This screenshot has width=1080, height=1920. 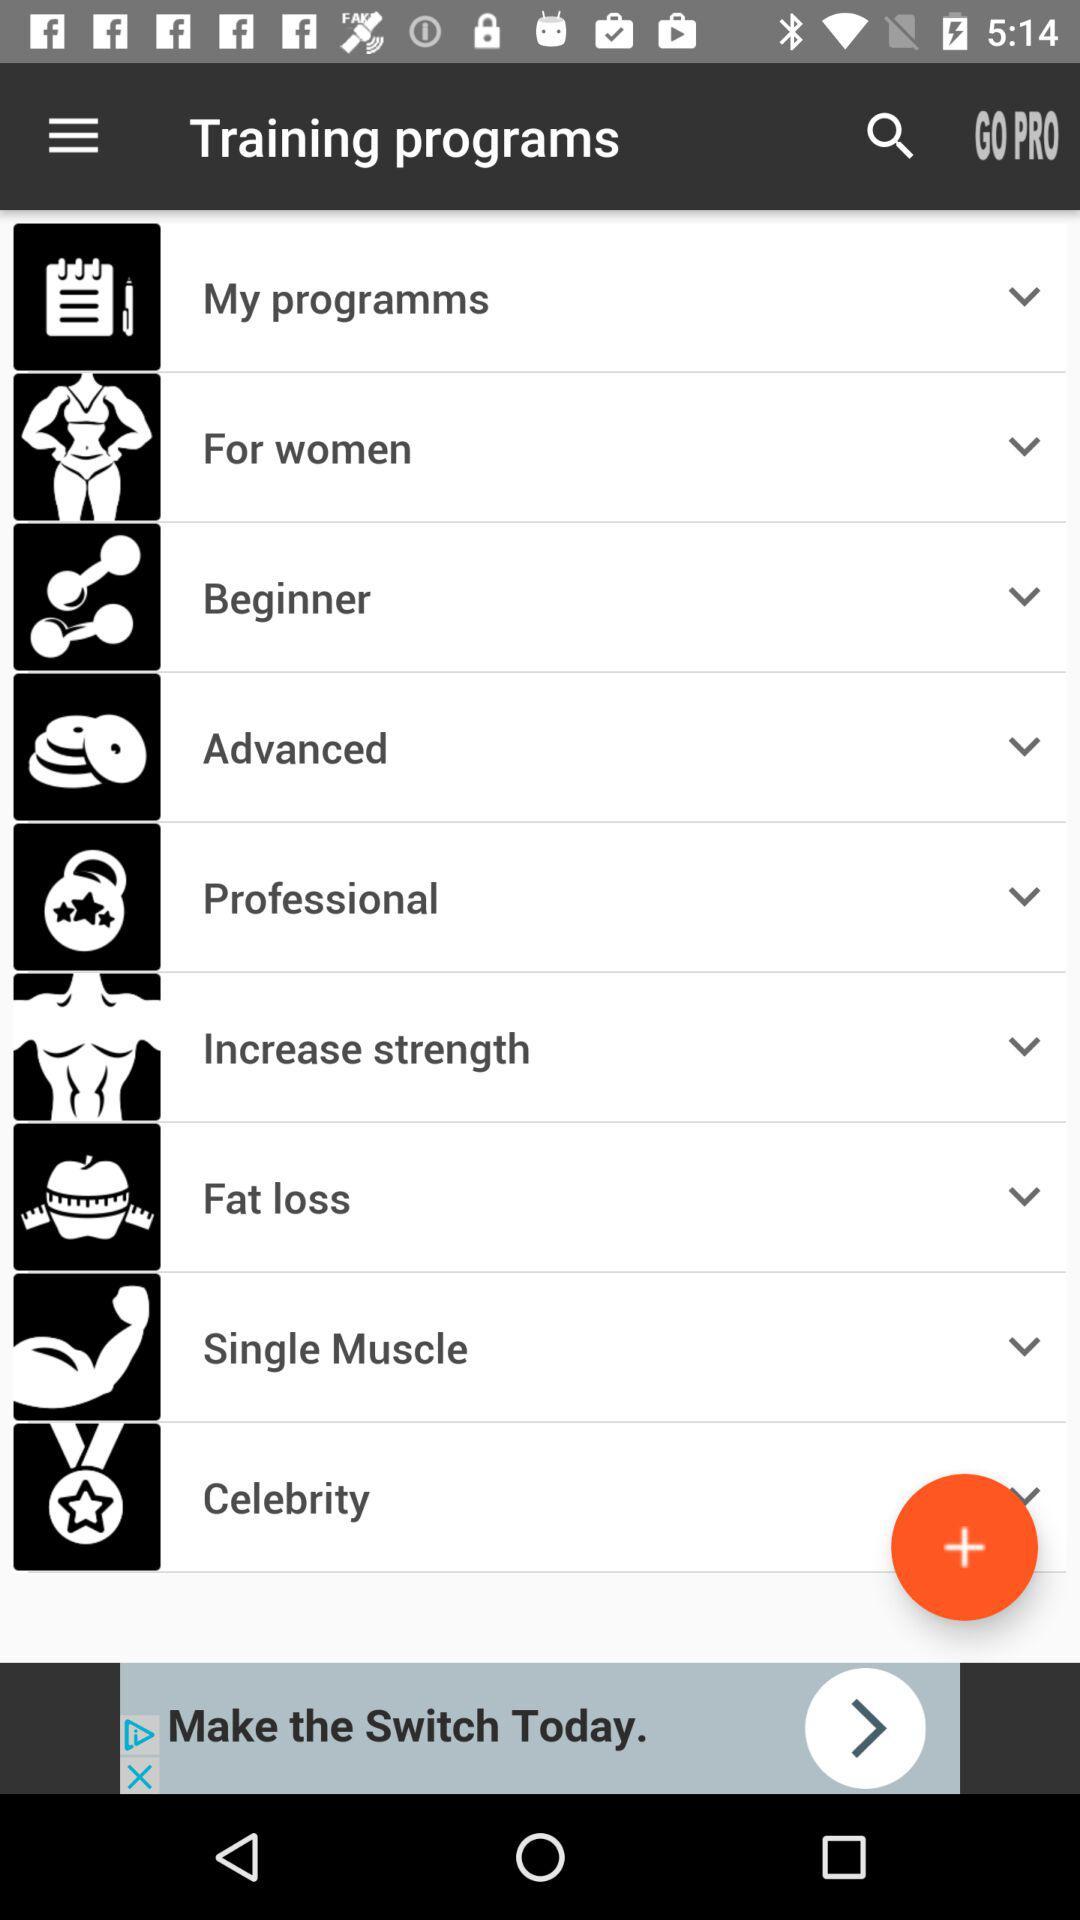 What do you see at coordinates (963, 1546) in the screenshot?
I see `the add icon` at bounding box center [963, 1546].